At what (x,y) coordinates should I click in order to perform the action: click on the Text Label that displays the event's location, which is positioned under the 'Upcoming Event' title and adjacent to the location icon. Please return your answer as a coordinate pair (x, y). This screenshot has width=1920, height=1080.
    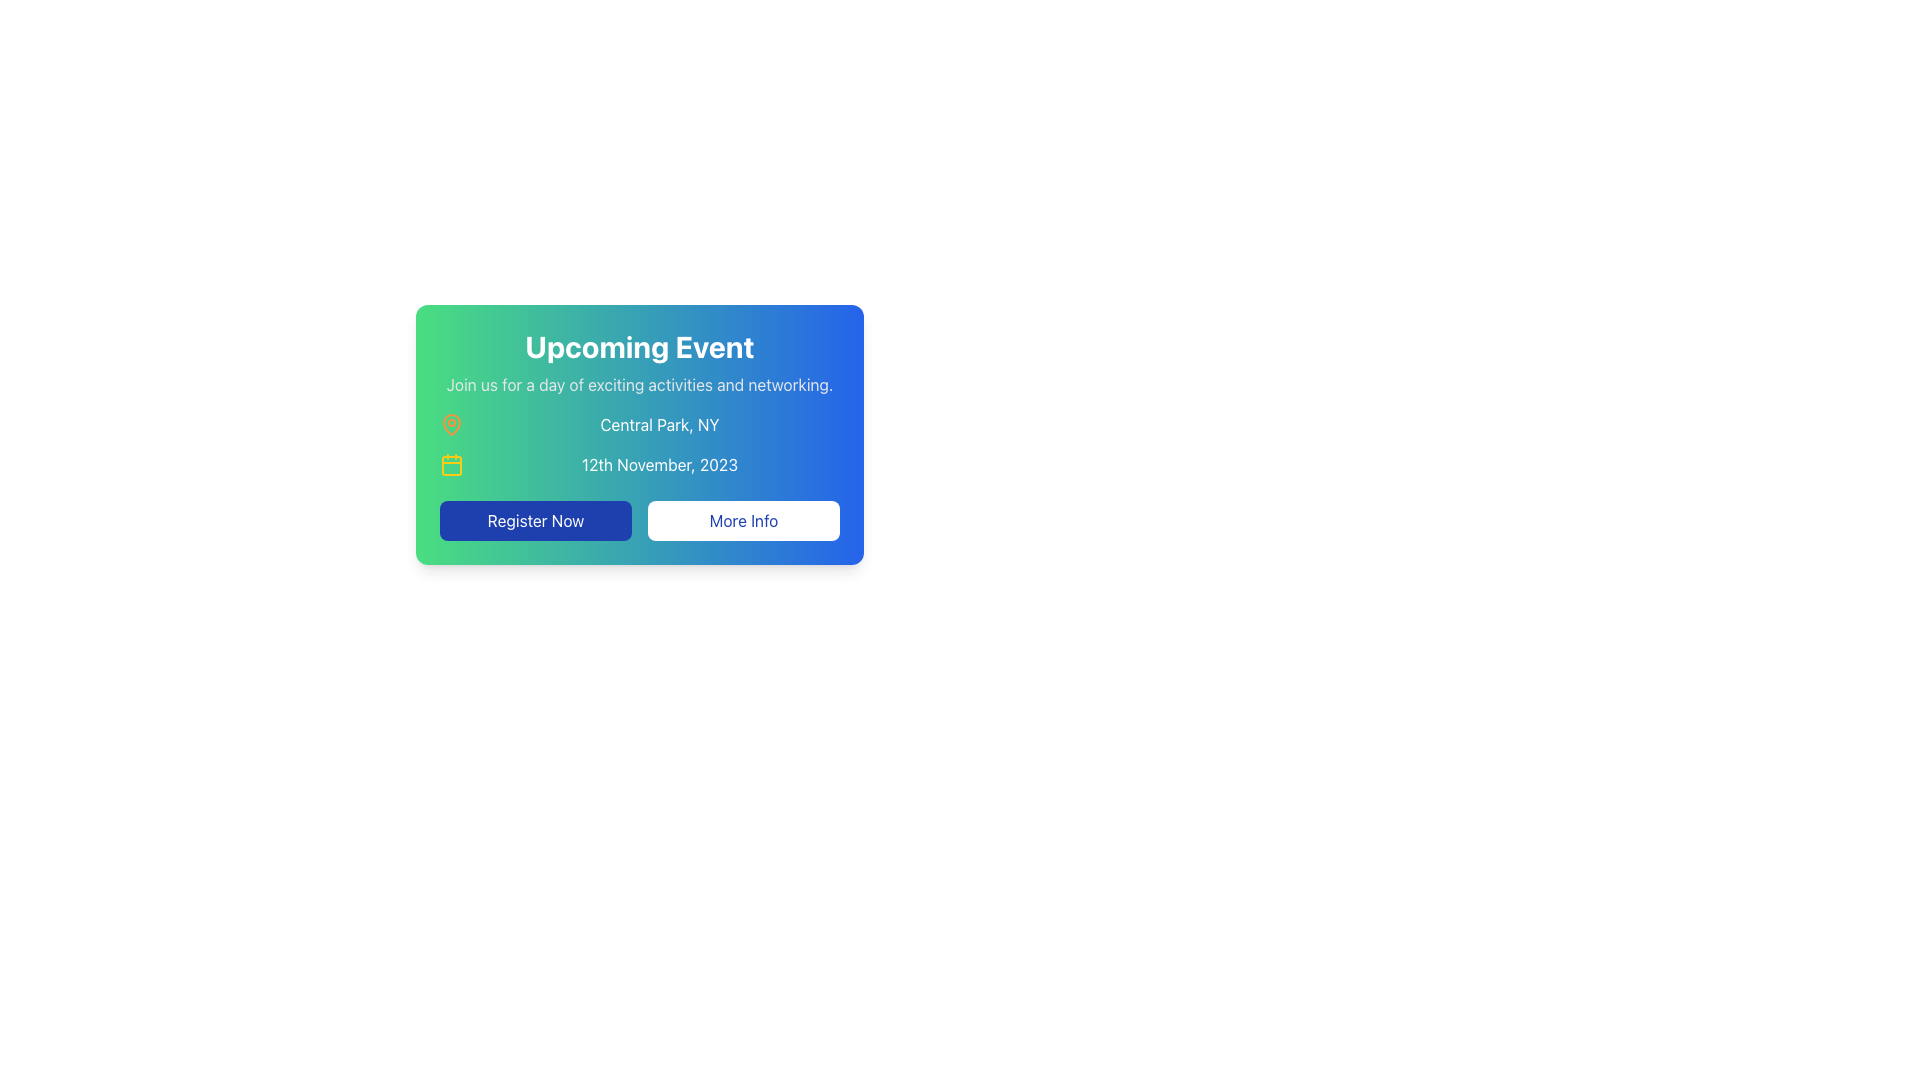
    Looking at the image, I should click on (660, 423).